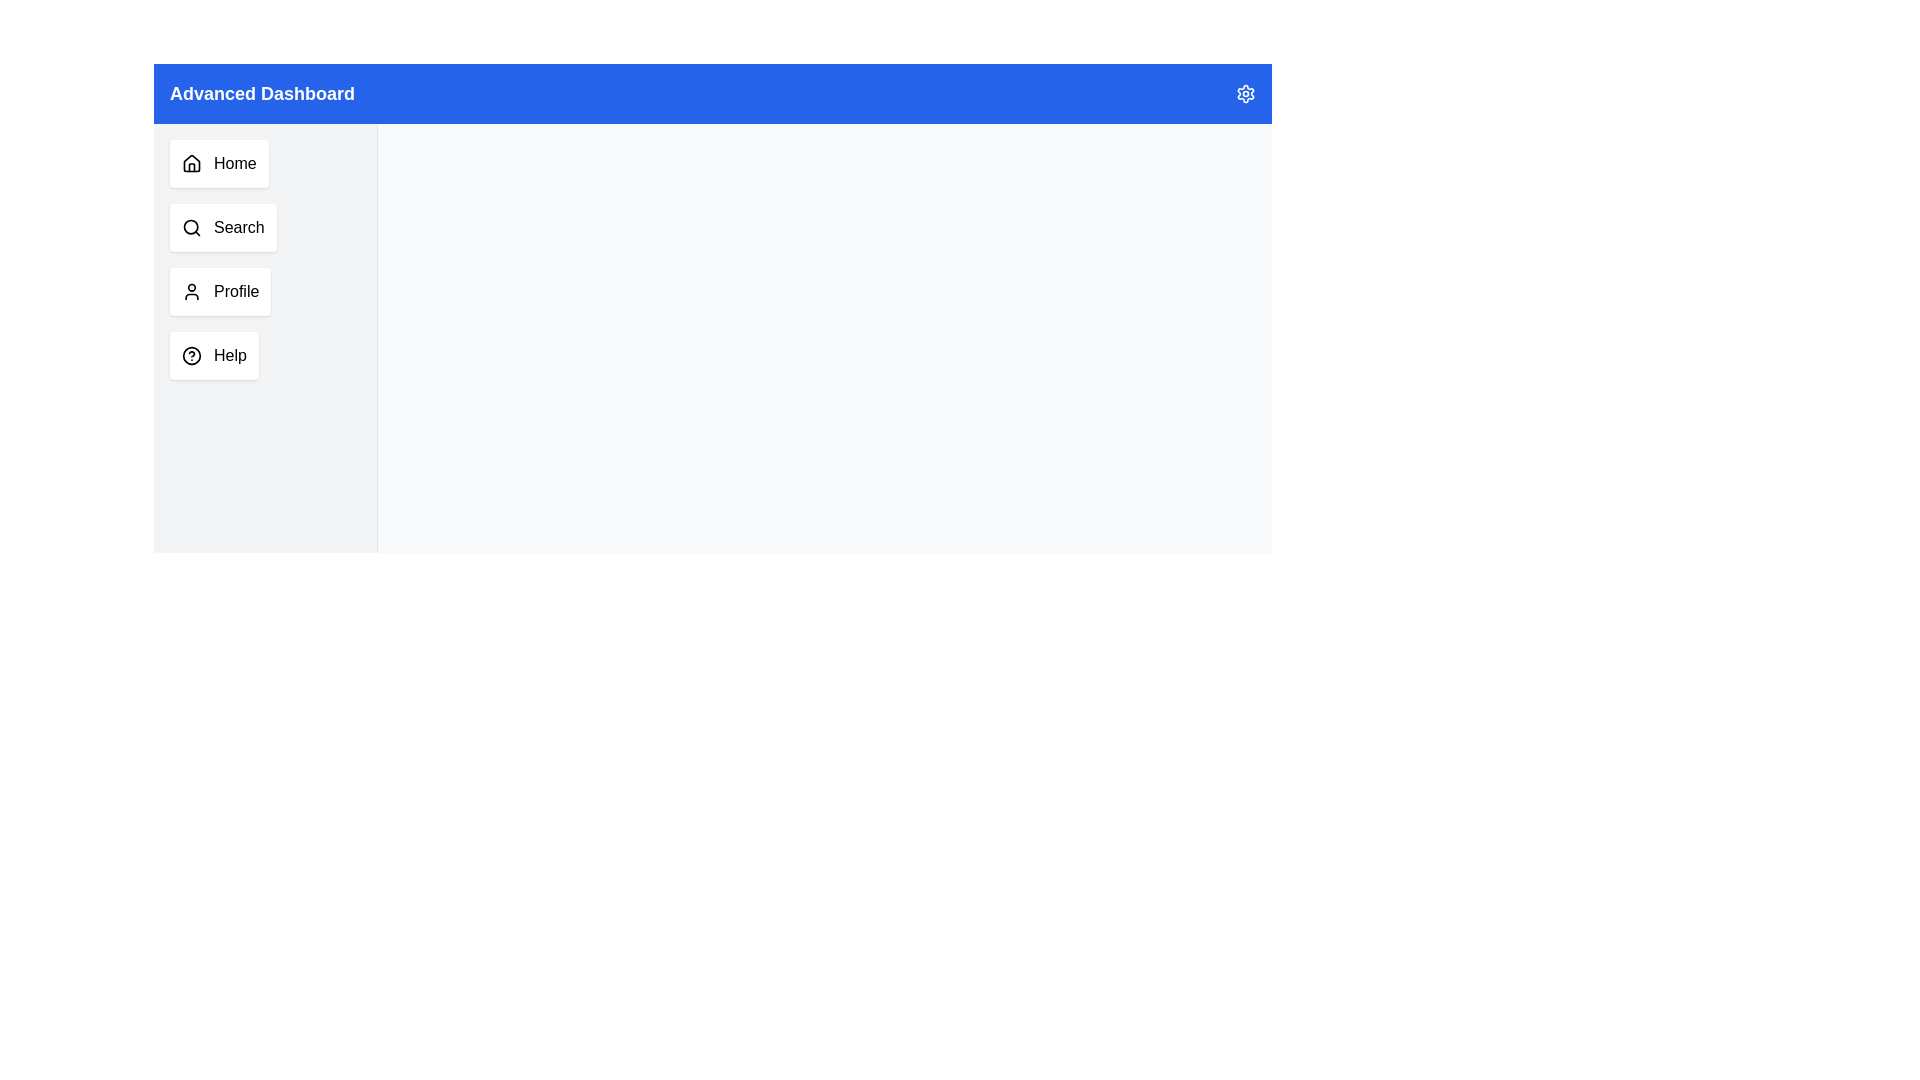 The height and width of the screenshot is (1080, 1920). I want to click on the 'Help' button, so click(214, 354).